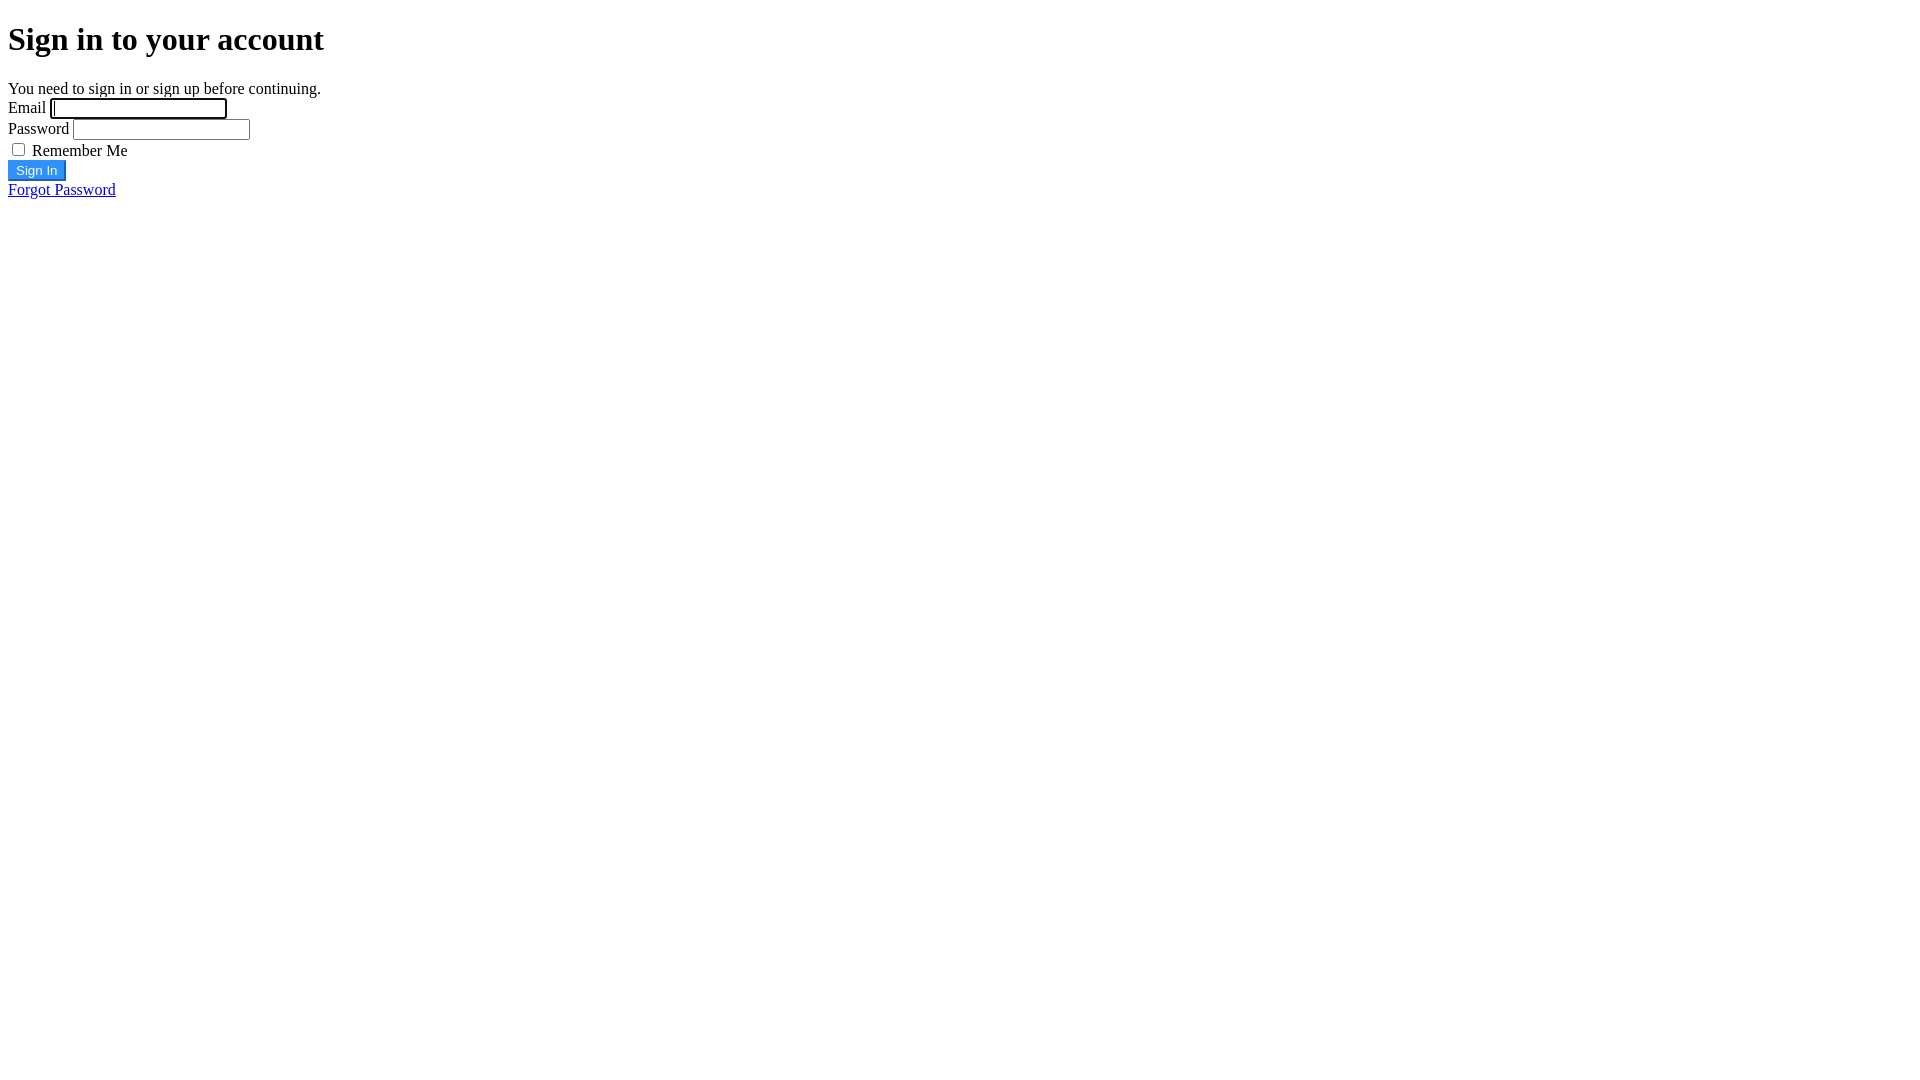  Describe the element at coordinates (37, 169) in the screenshot. I see `'Sign In'` at that location.